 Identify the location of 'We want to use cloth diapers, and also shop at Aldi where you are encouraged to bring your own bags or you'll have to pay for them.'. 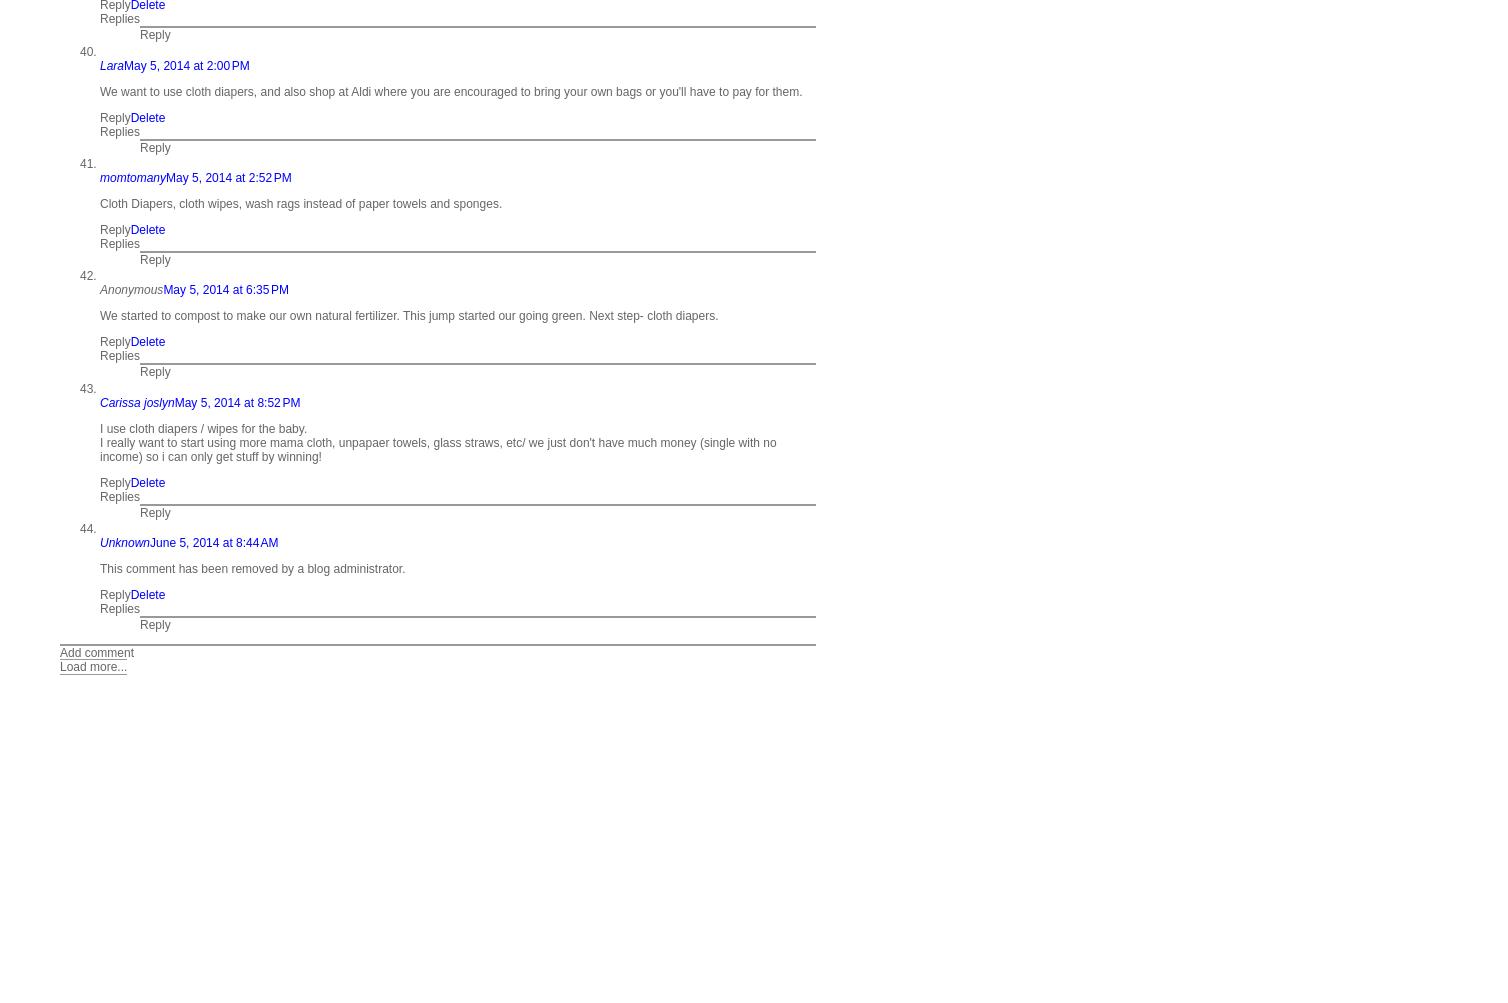
(451, 90).